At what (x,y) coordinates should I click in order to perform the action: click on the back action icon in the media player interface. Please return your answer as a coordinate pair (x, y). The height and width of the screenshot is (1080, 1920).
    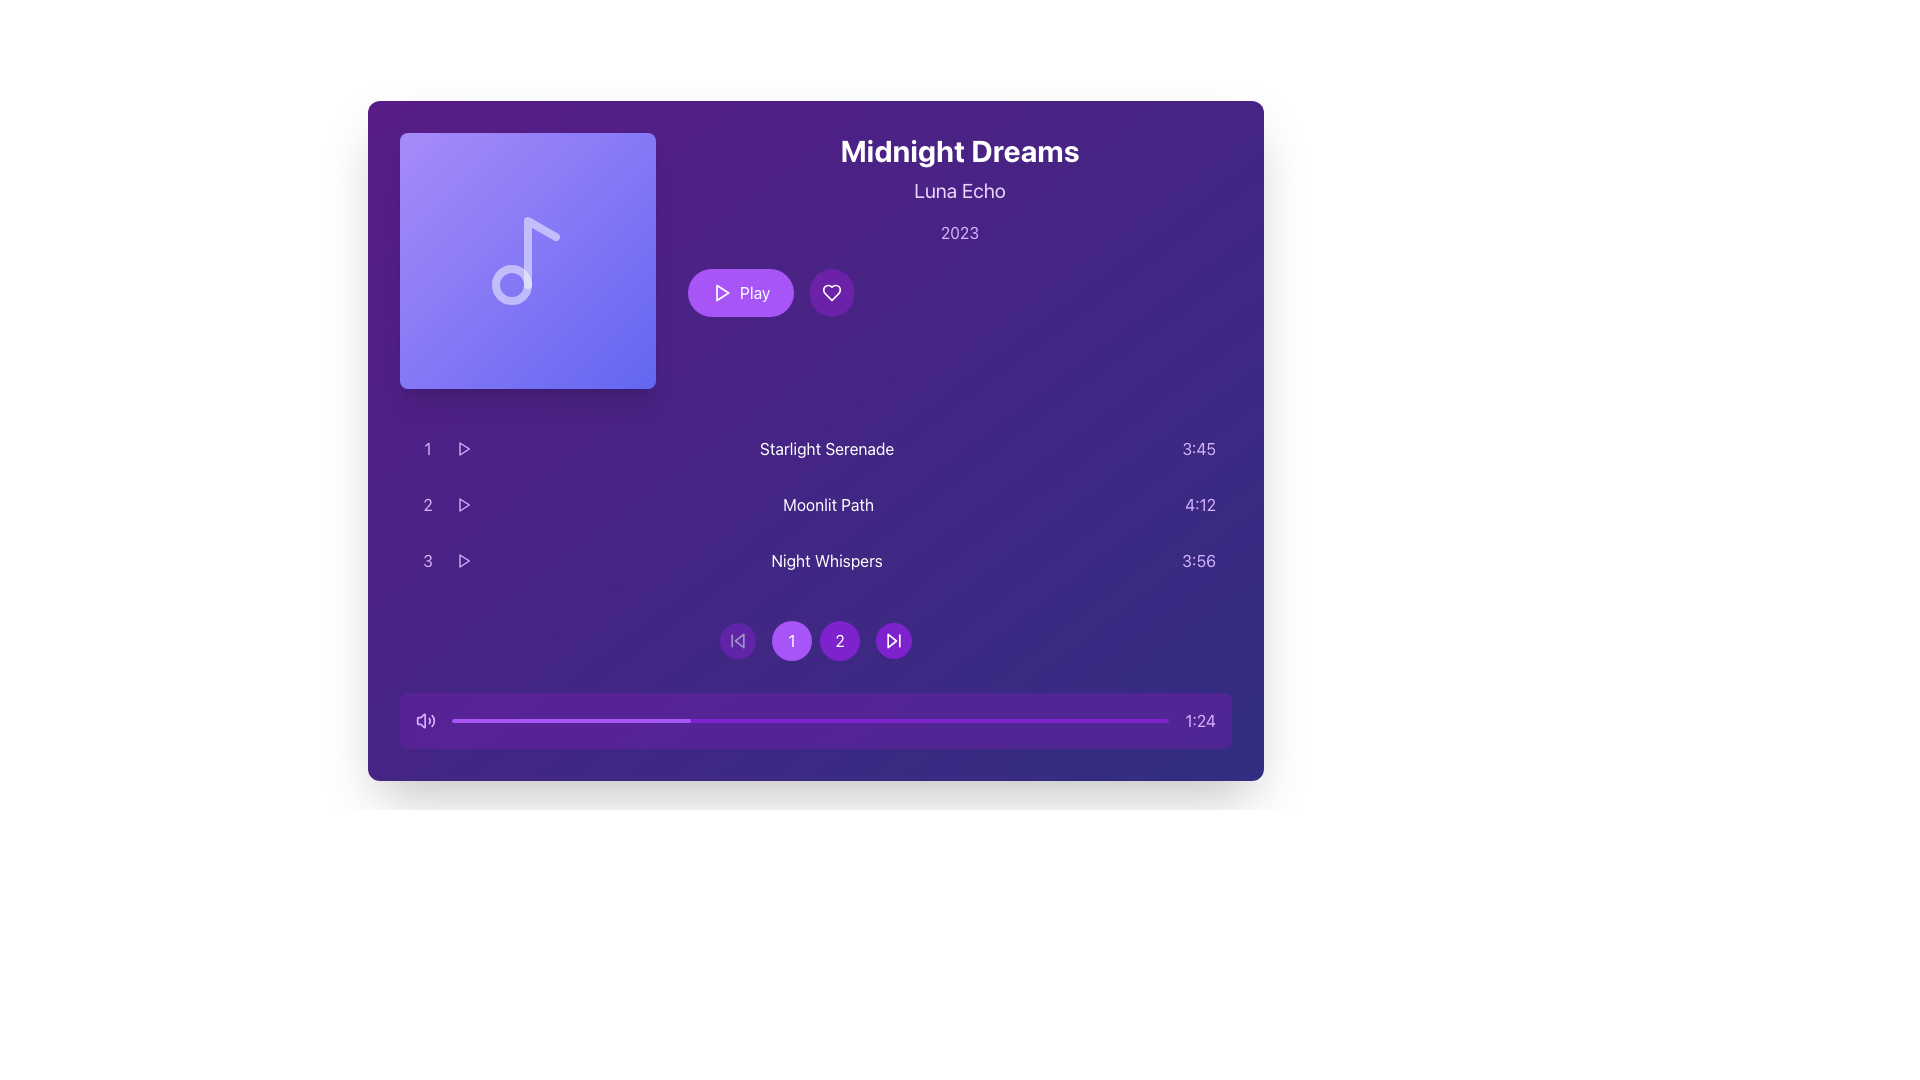
    Looking at the image, I should click on (738, 640).